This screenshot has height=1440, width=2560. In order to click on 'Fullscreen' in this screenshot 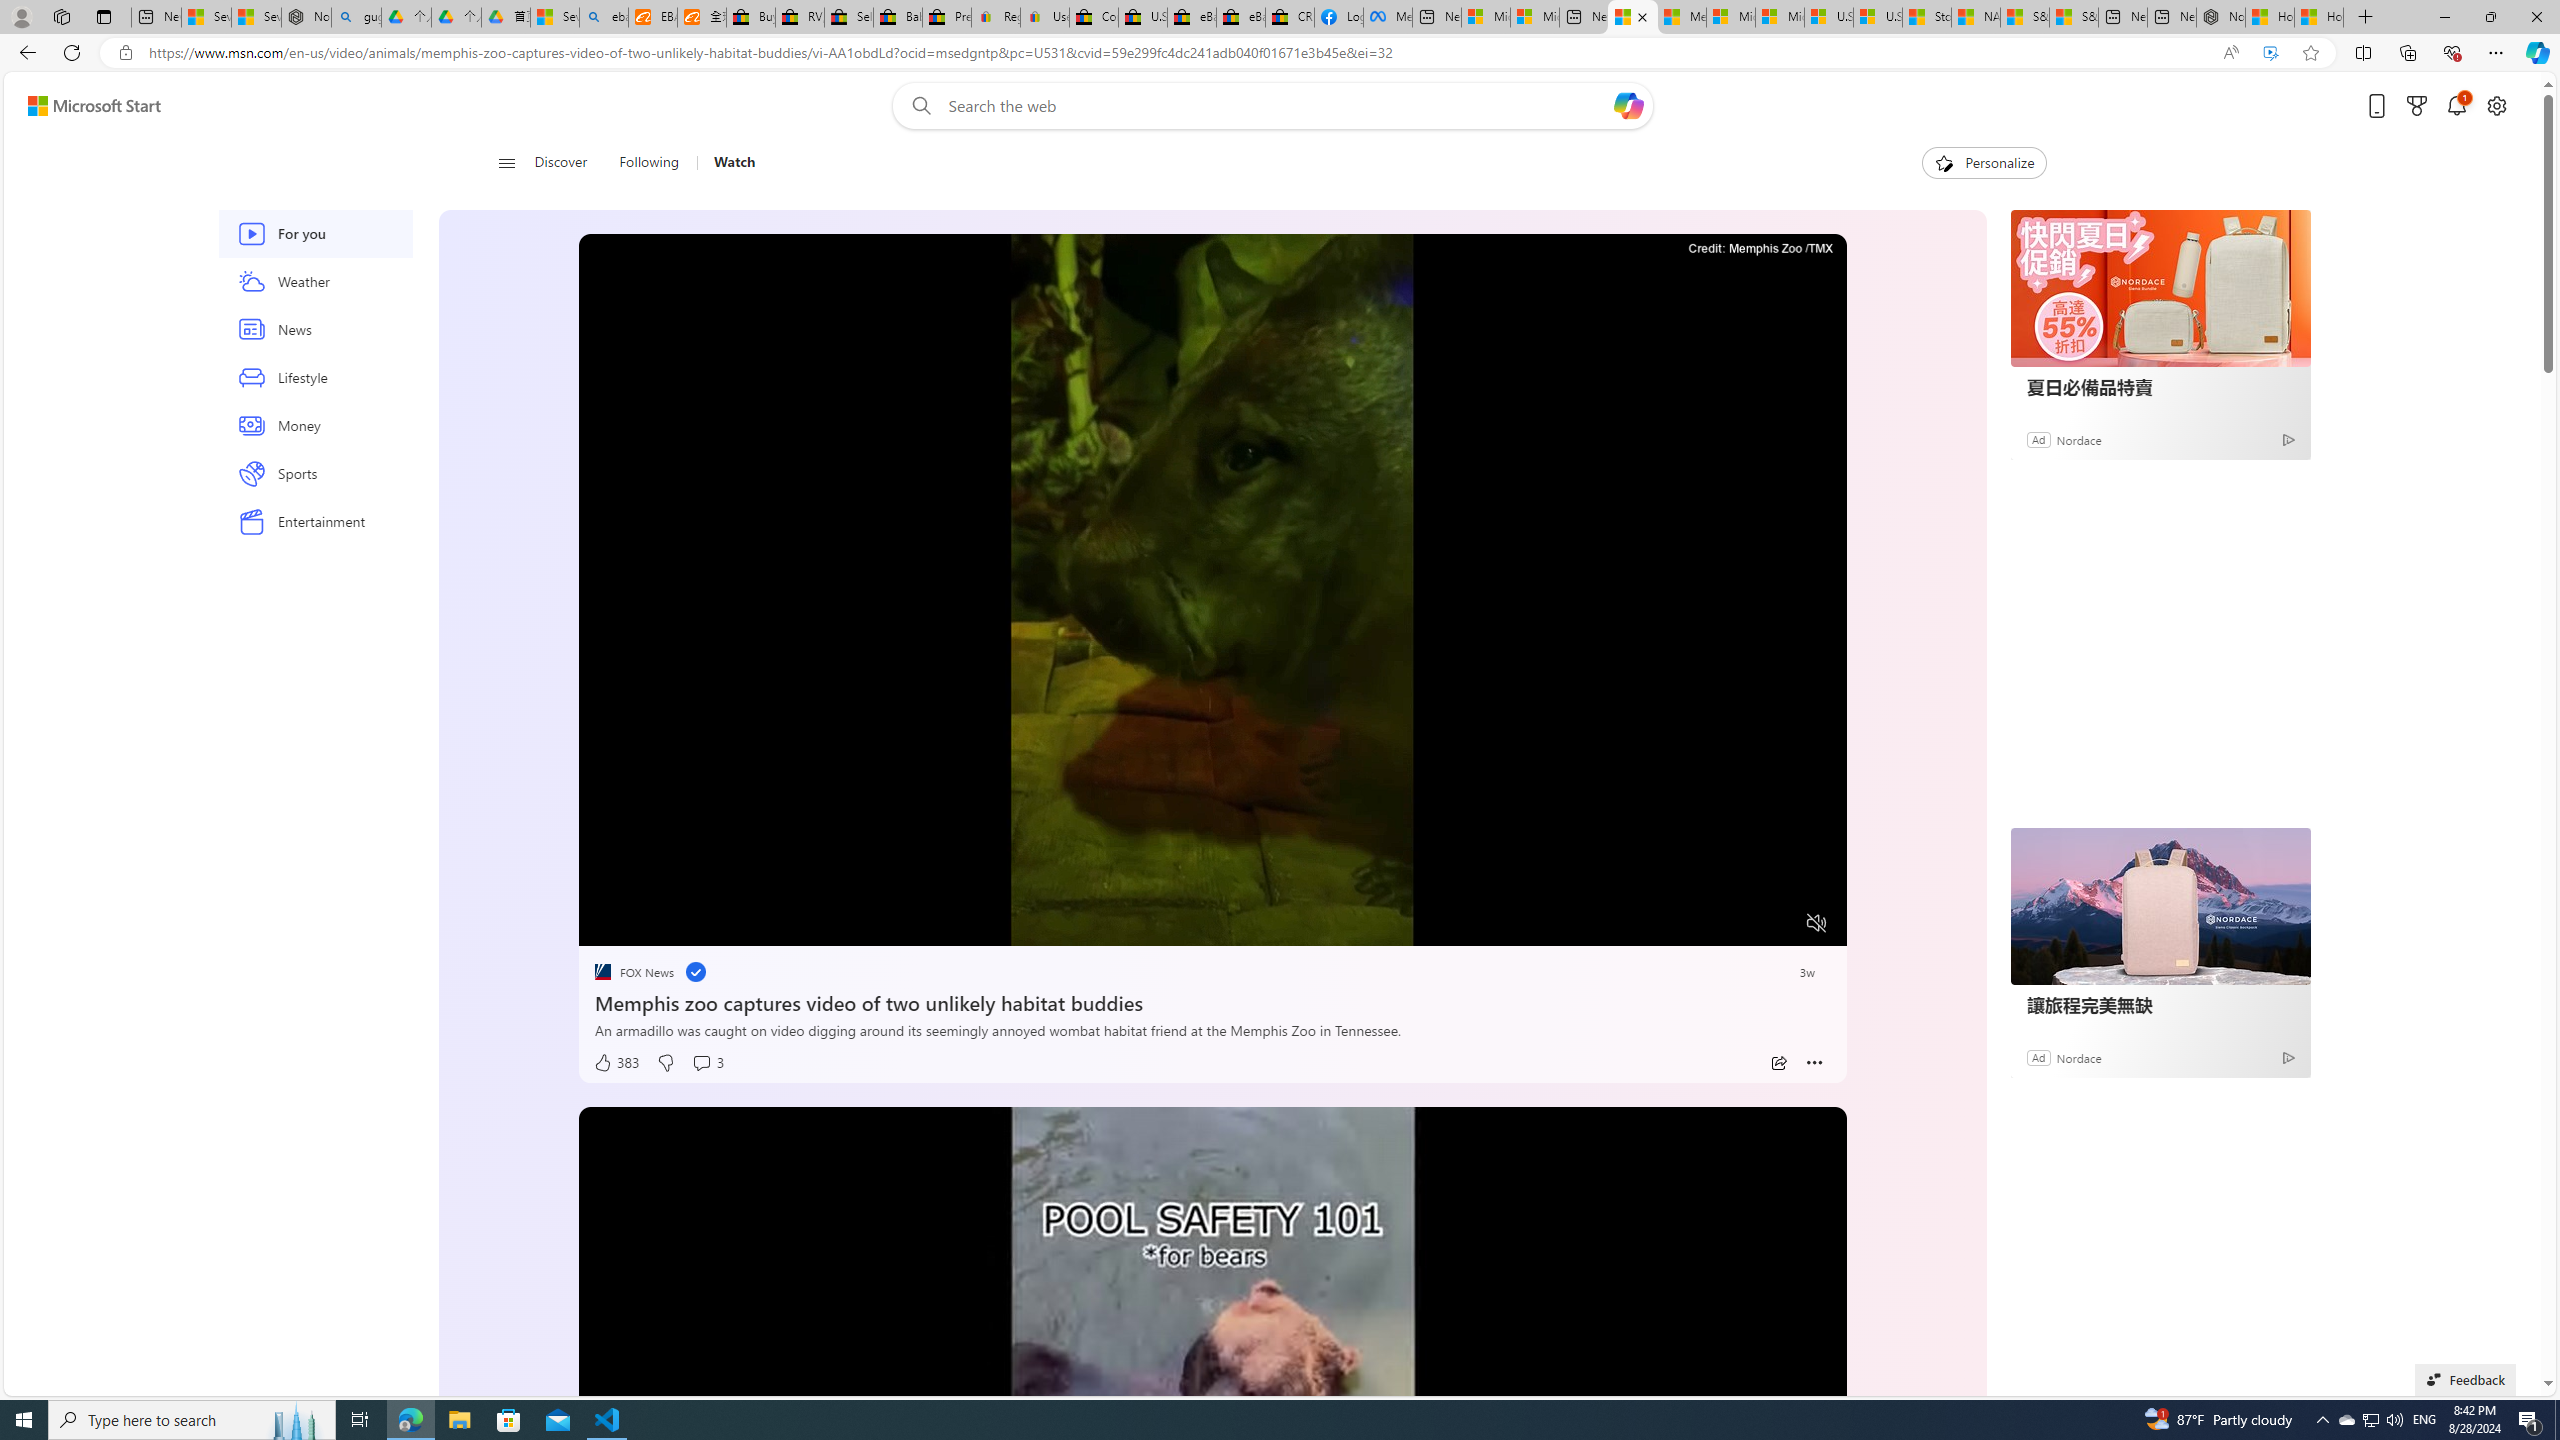, I will do `click(1778, 923)`.